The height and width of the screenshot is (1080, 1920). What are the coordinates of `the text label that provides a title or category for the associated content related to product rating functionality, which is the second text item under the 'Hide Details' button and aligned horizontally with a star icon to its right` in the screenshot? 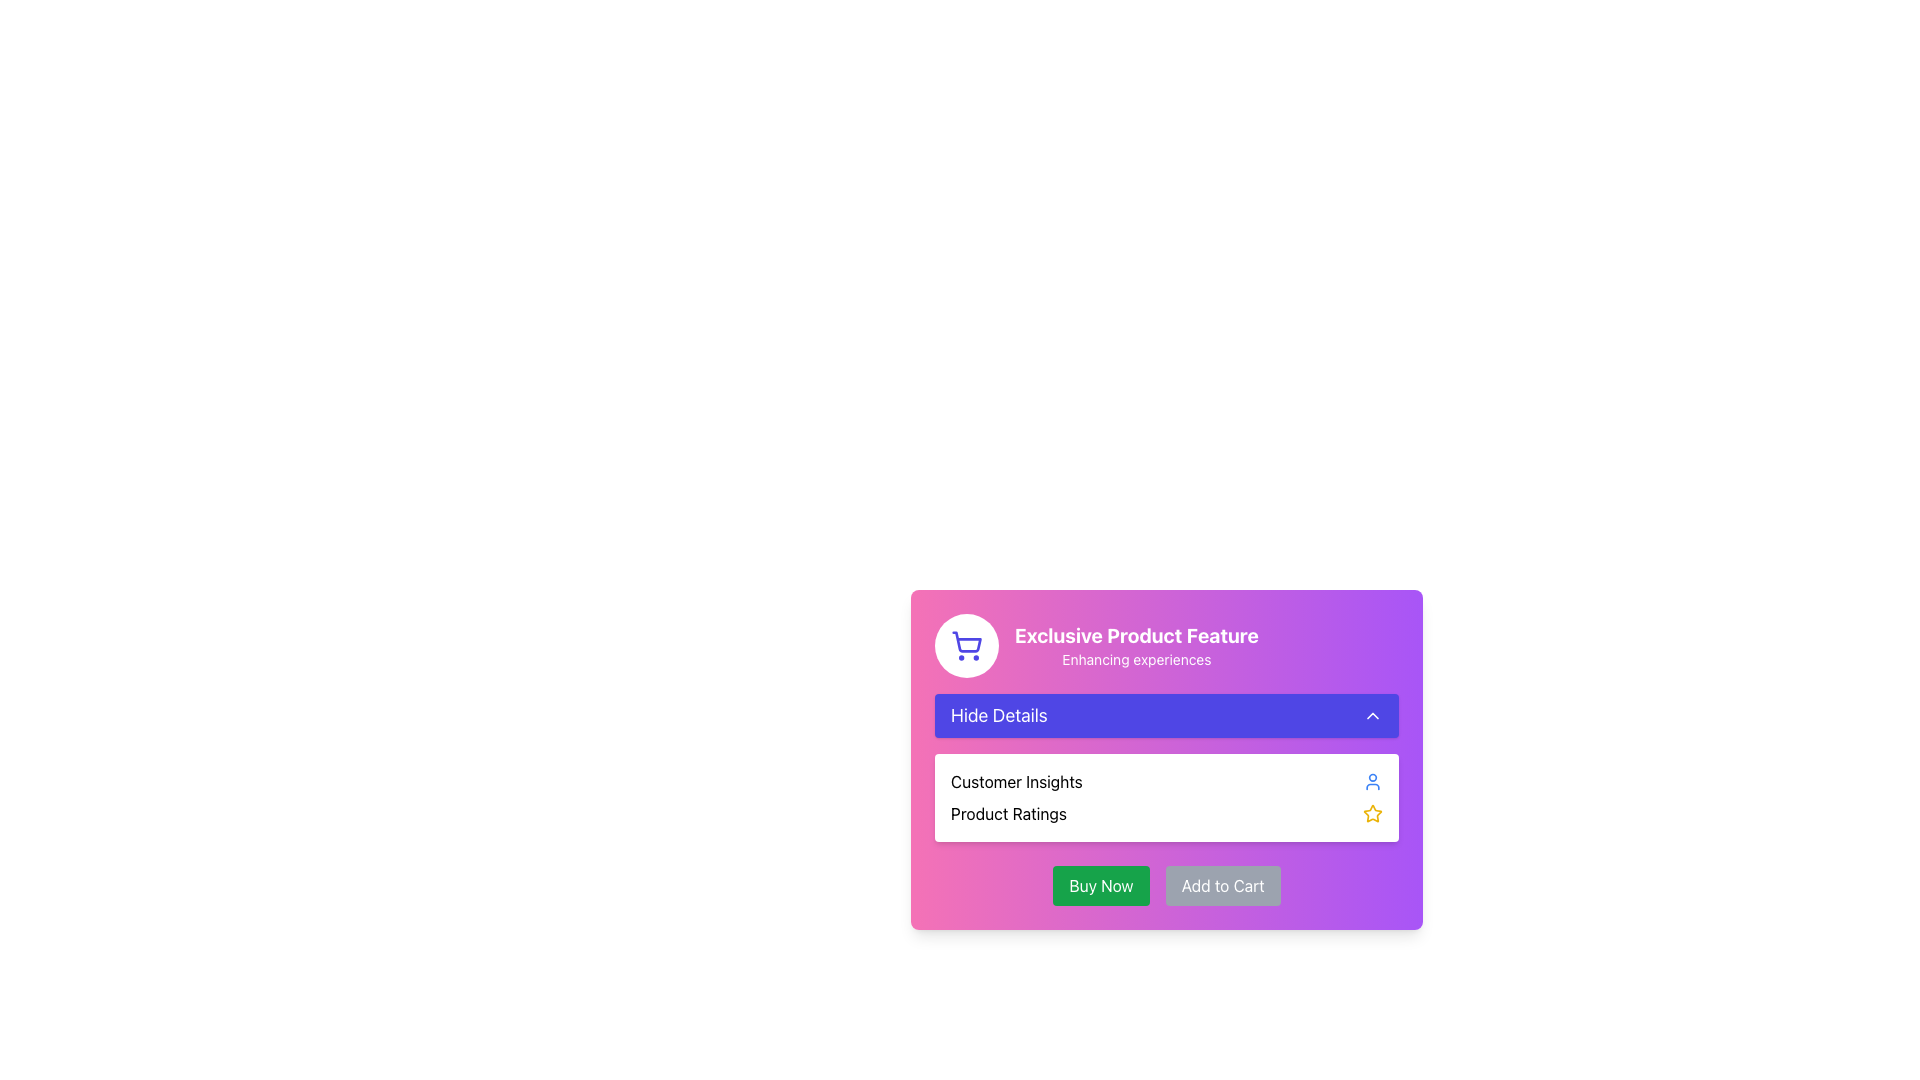 It's located at (1008, 813).